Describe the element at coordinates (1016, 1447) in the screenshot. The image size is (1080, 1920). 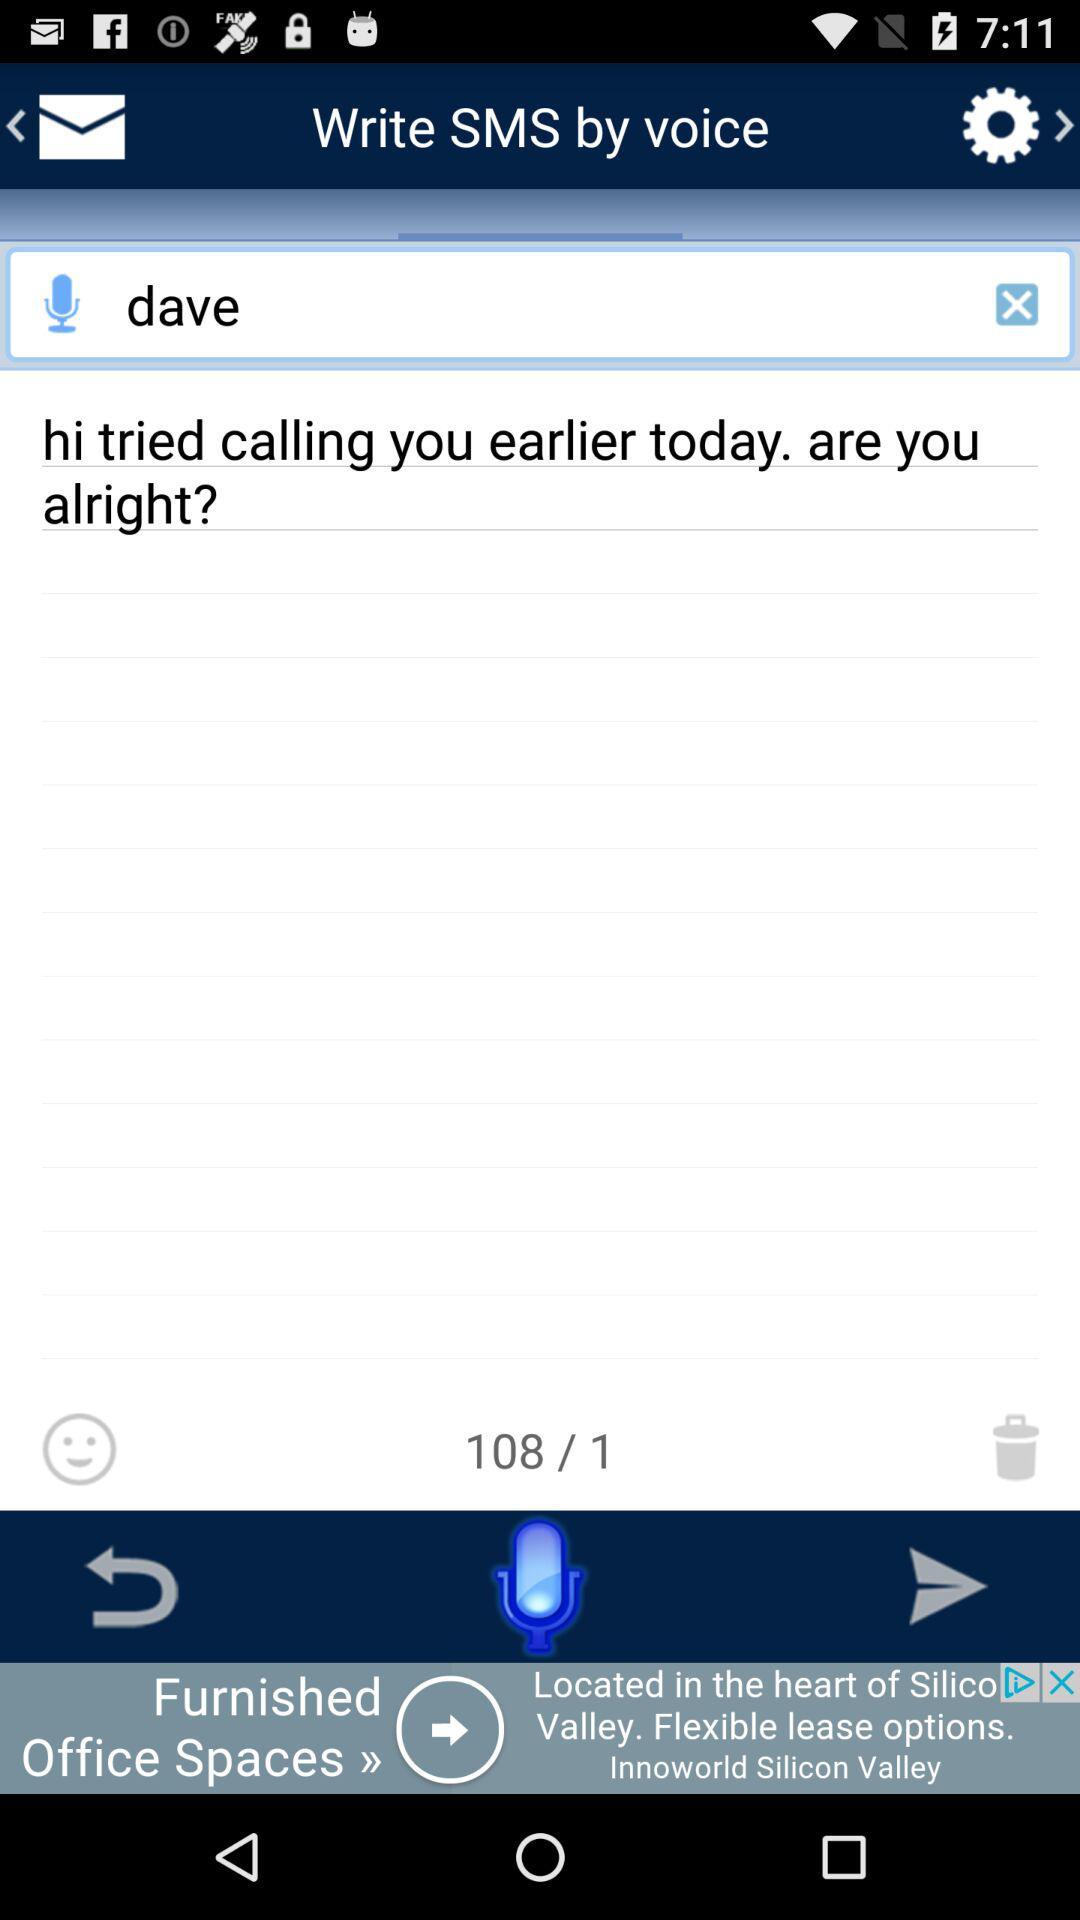
I see `dustbin` at that location.